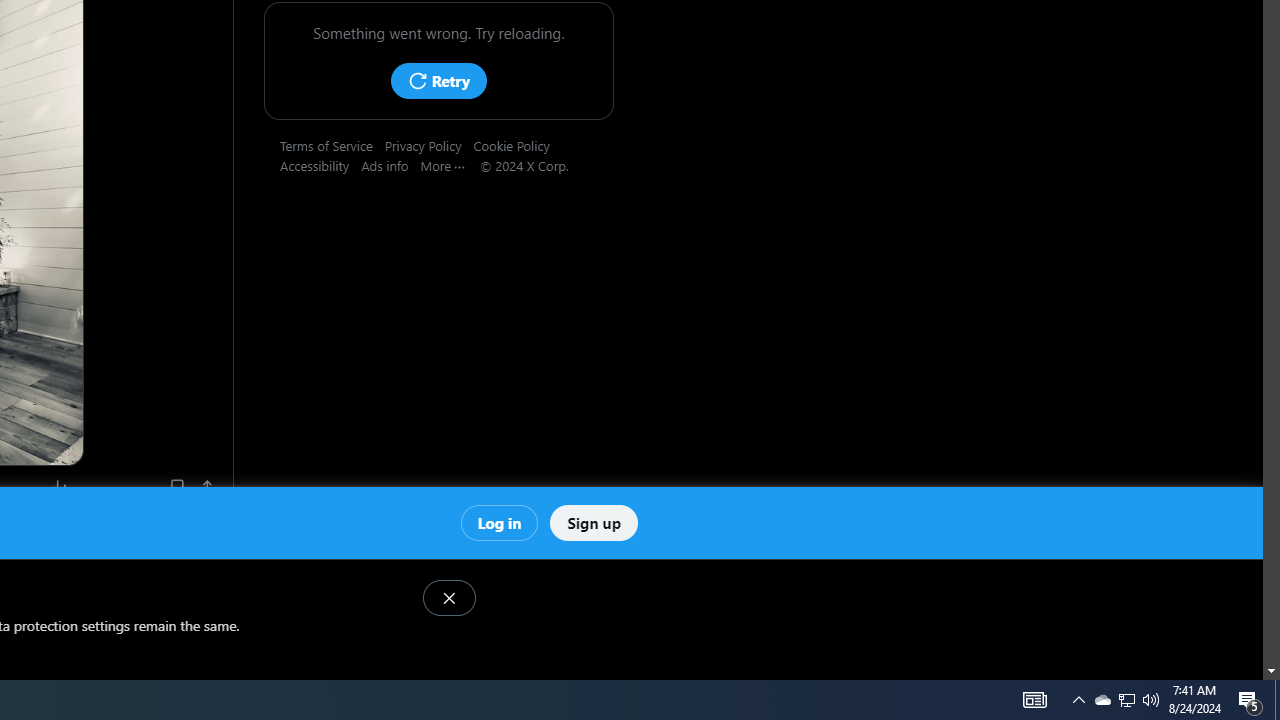  I want to click on 'Log in', so click(499, 521).